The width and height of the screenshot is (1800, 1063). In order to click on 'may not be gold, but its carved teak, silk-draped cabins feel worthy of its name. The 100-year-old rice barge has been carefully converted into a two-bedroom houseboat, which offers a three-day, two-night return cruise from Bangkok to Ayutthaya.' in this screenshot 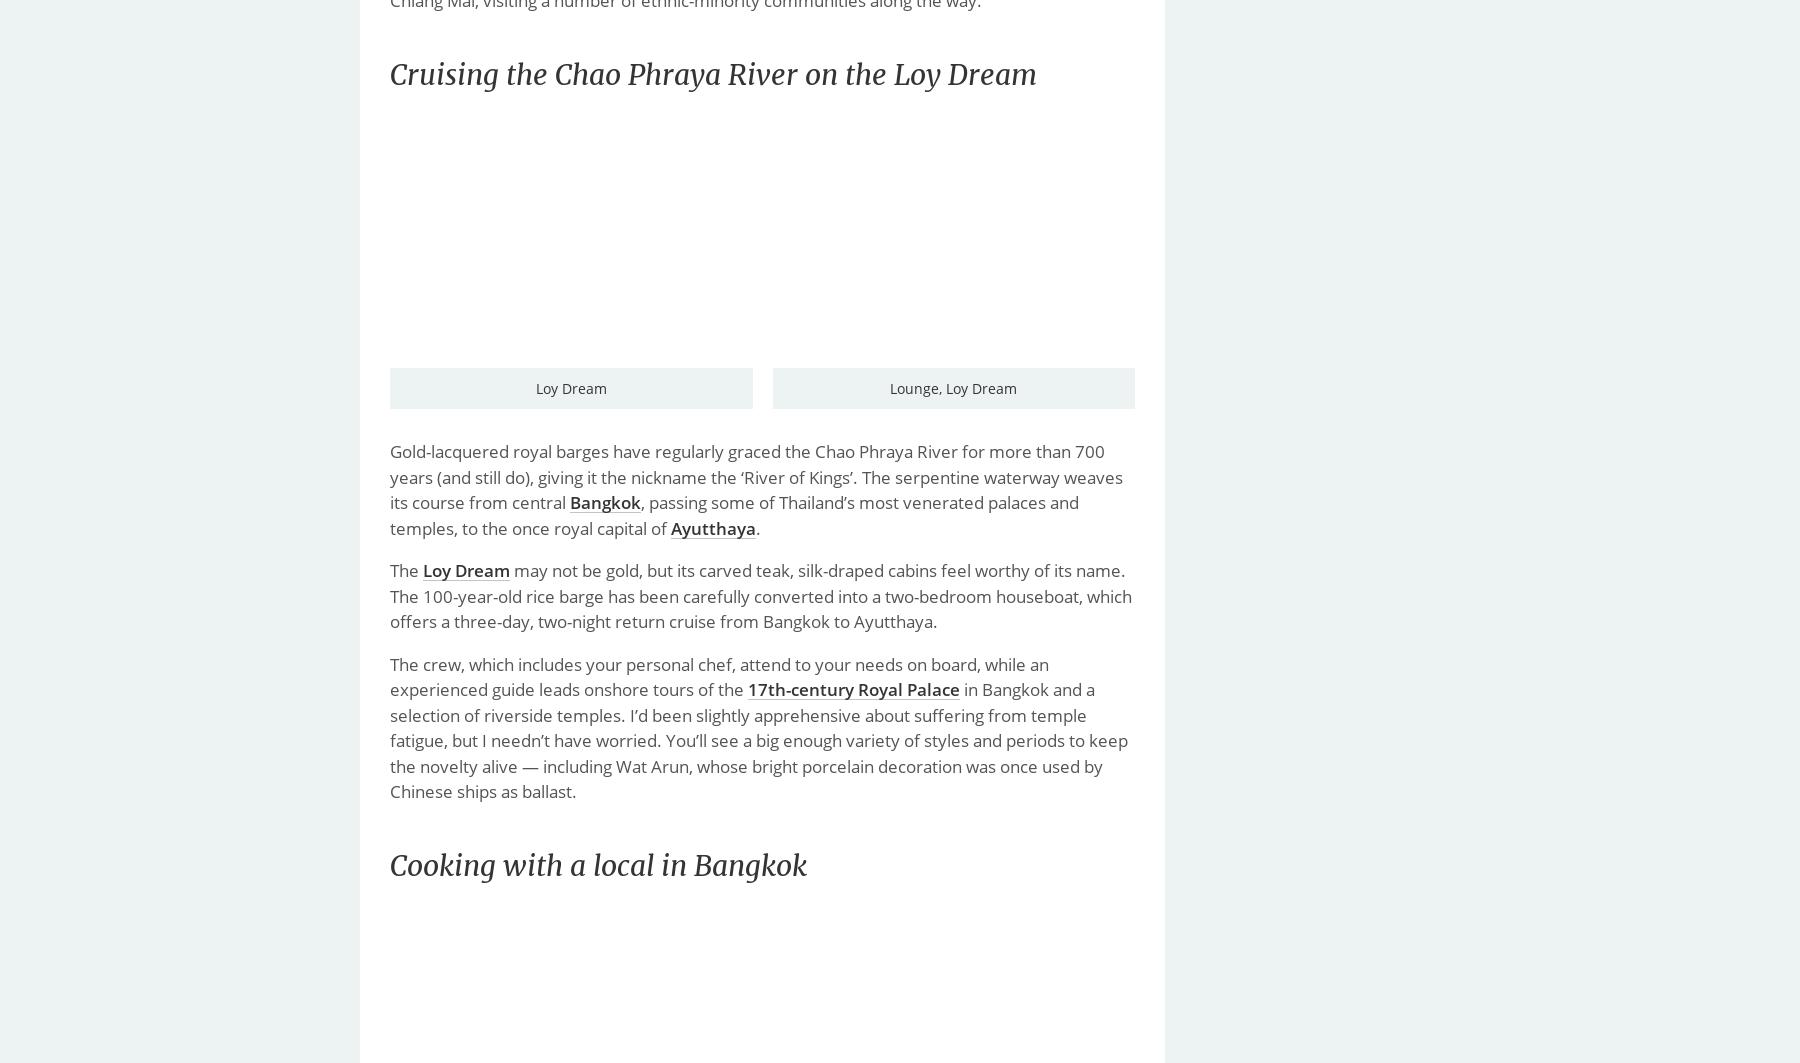, I will do `click(760, 595)`.